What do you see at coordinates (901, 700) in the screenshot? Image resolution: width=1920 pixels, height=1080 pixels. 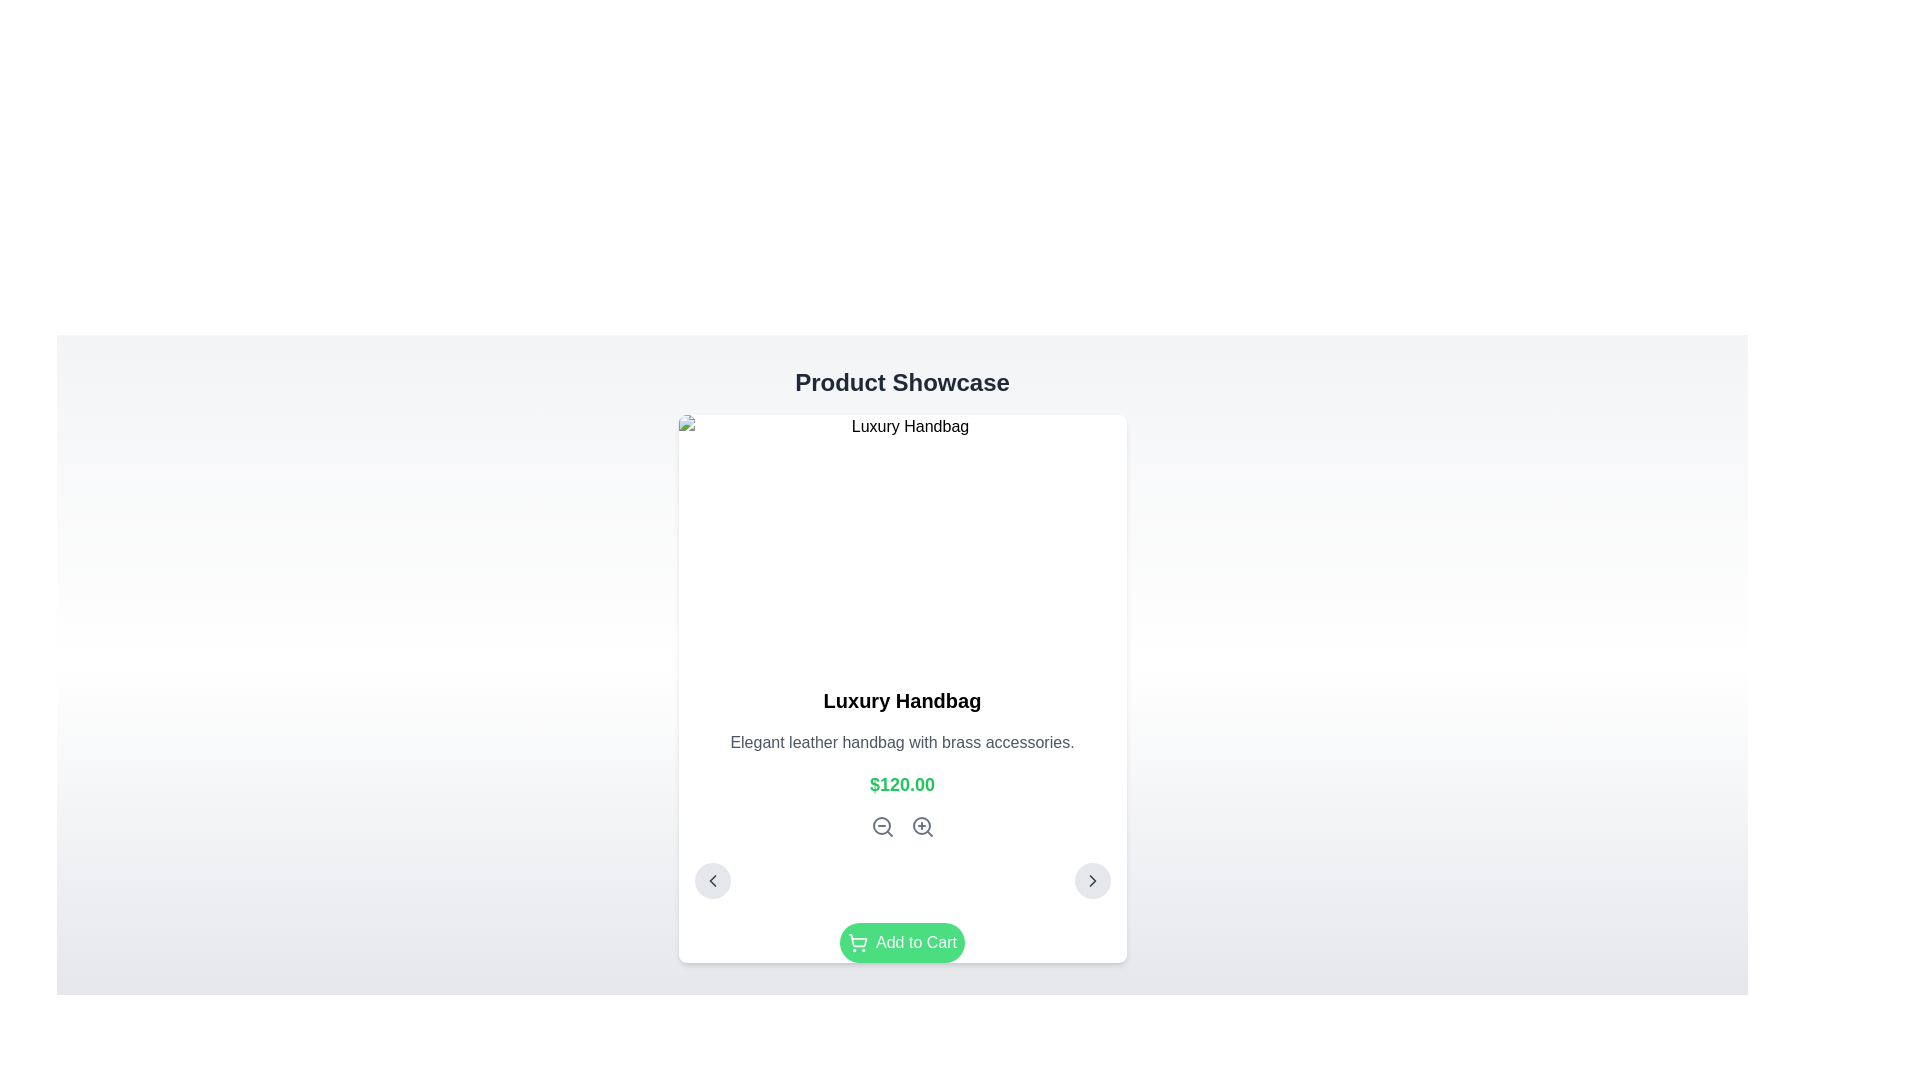 I see `the text label displaying the product title in the 'Product Showcase' card, which is located above the product description and price` at bounding box center [901, 700].